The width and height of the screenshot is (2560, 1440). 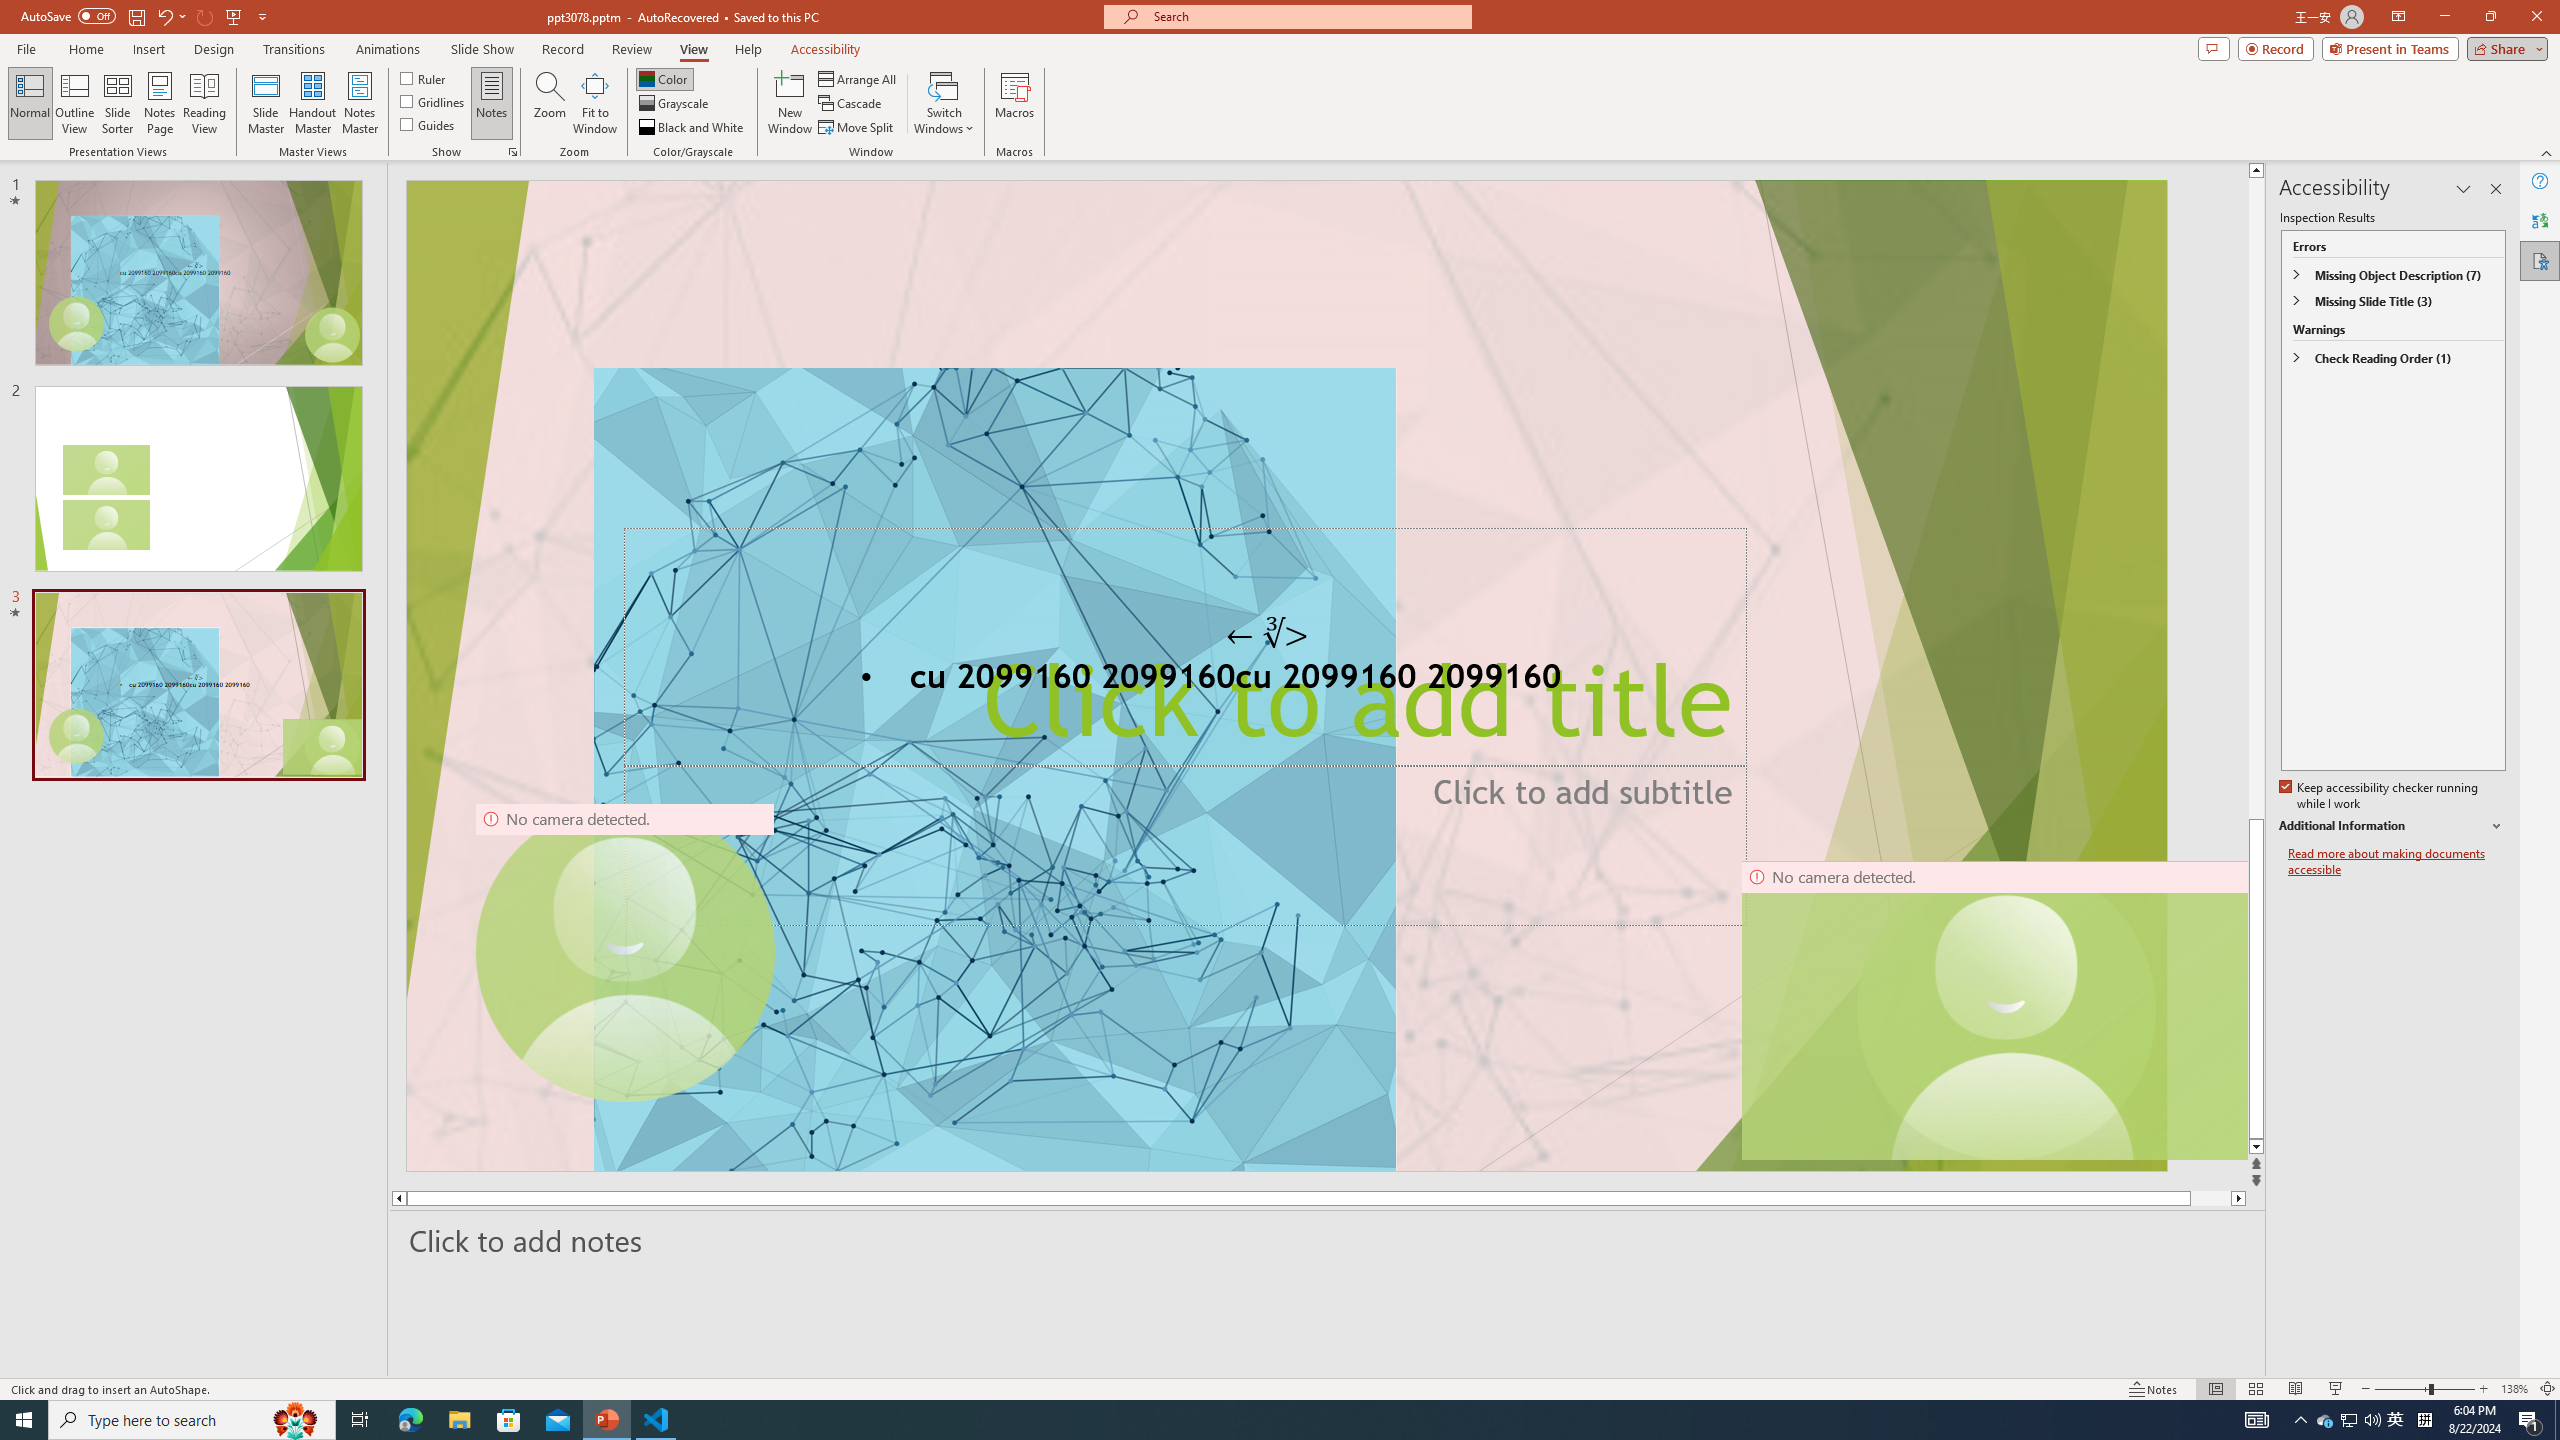 What do you see at coordinates (664, 78) in the screenshot?
I see `'Color'` at bounding box center [664, 78].